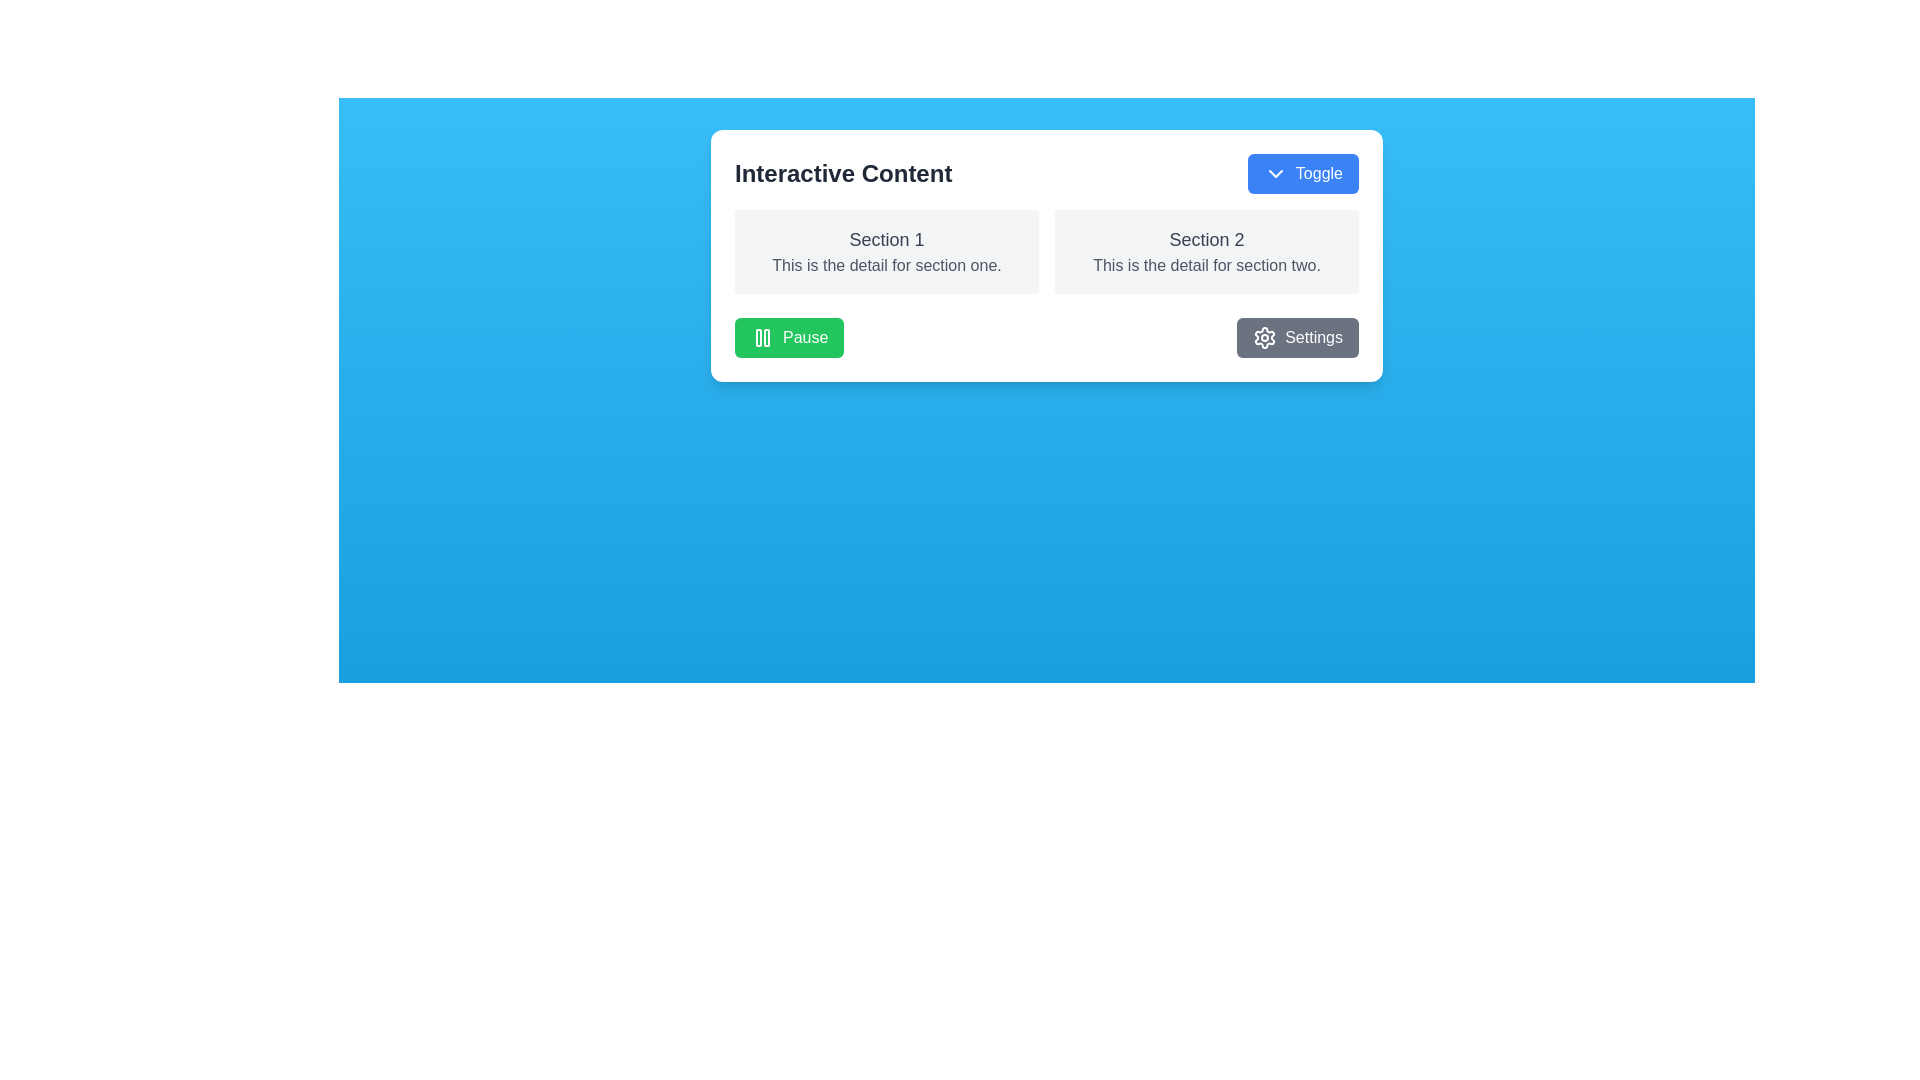  What do you see at coordinates (1205, 238) in the screenshot?
I see `the Text Label that serves as a header for the section, located above the text 'This is the detail for section two.'` at bounding box center [1205, 238].